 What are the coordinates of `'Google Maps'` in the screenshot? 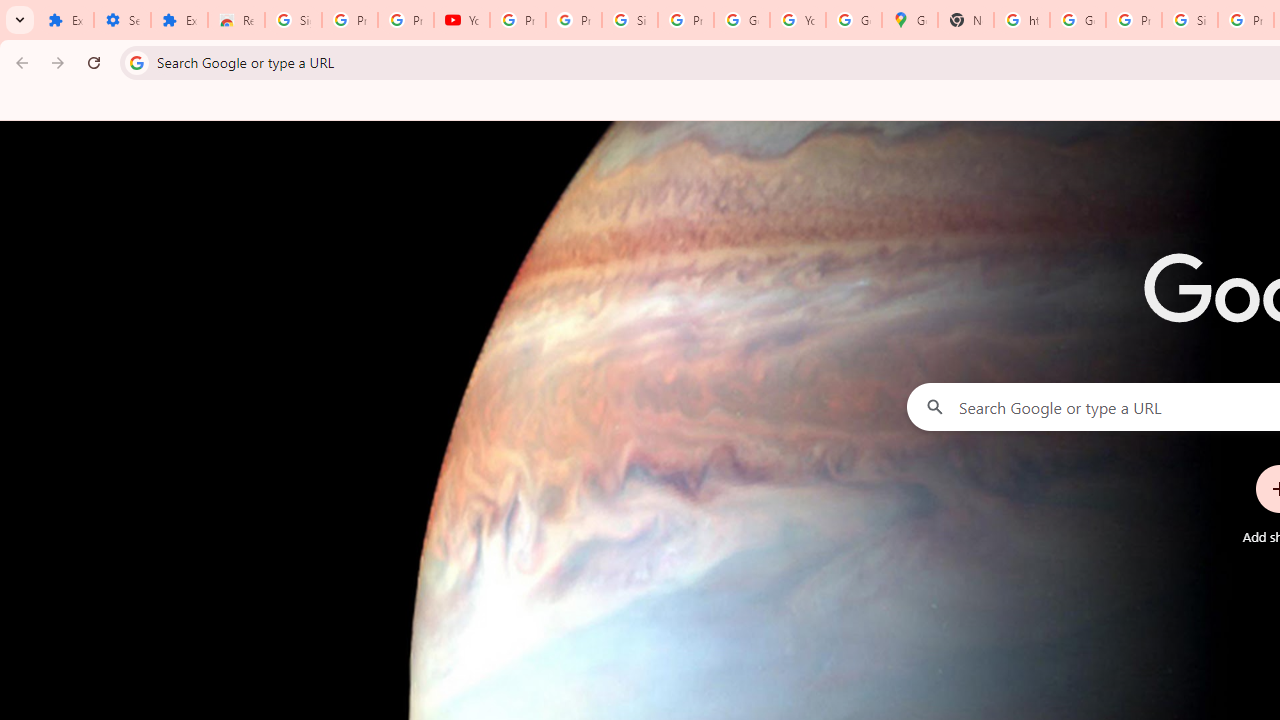 It's located at (909, 20).